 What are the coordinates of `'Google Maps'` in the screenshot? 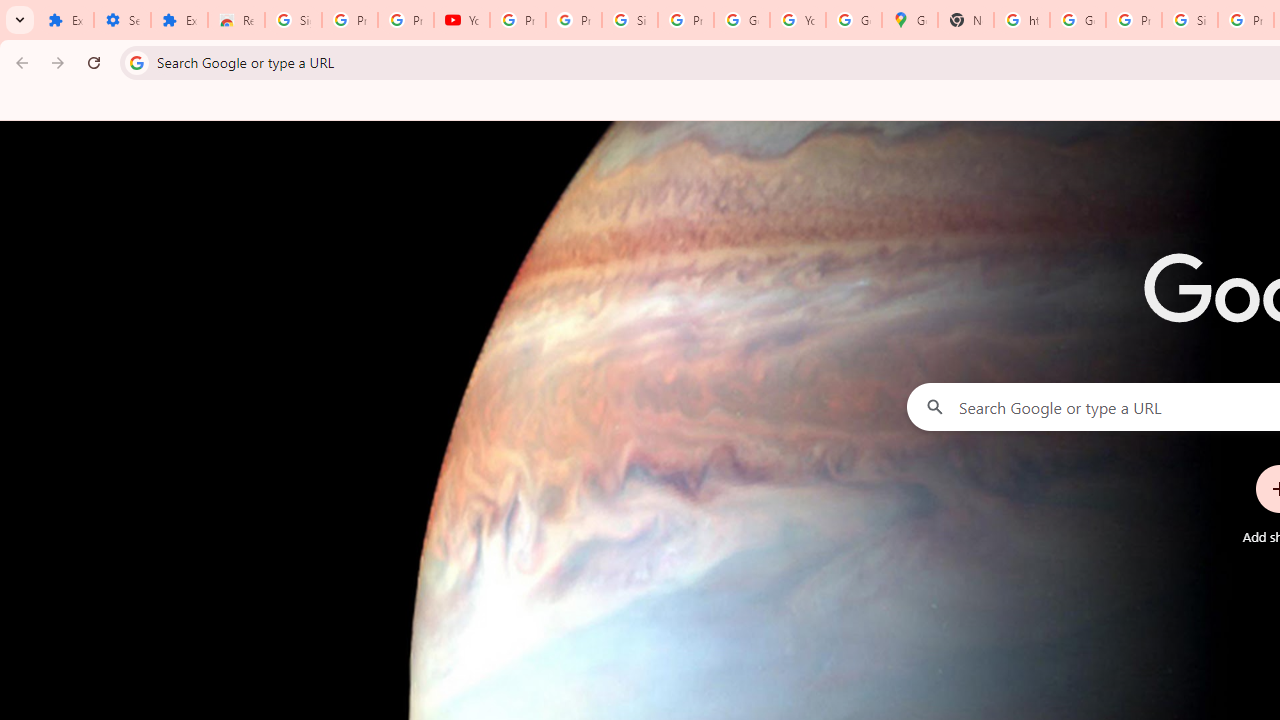 It's located at (909, 20).